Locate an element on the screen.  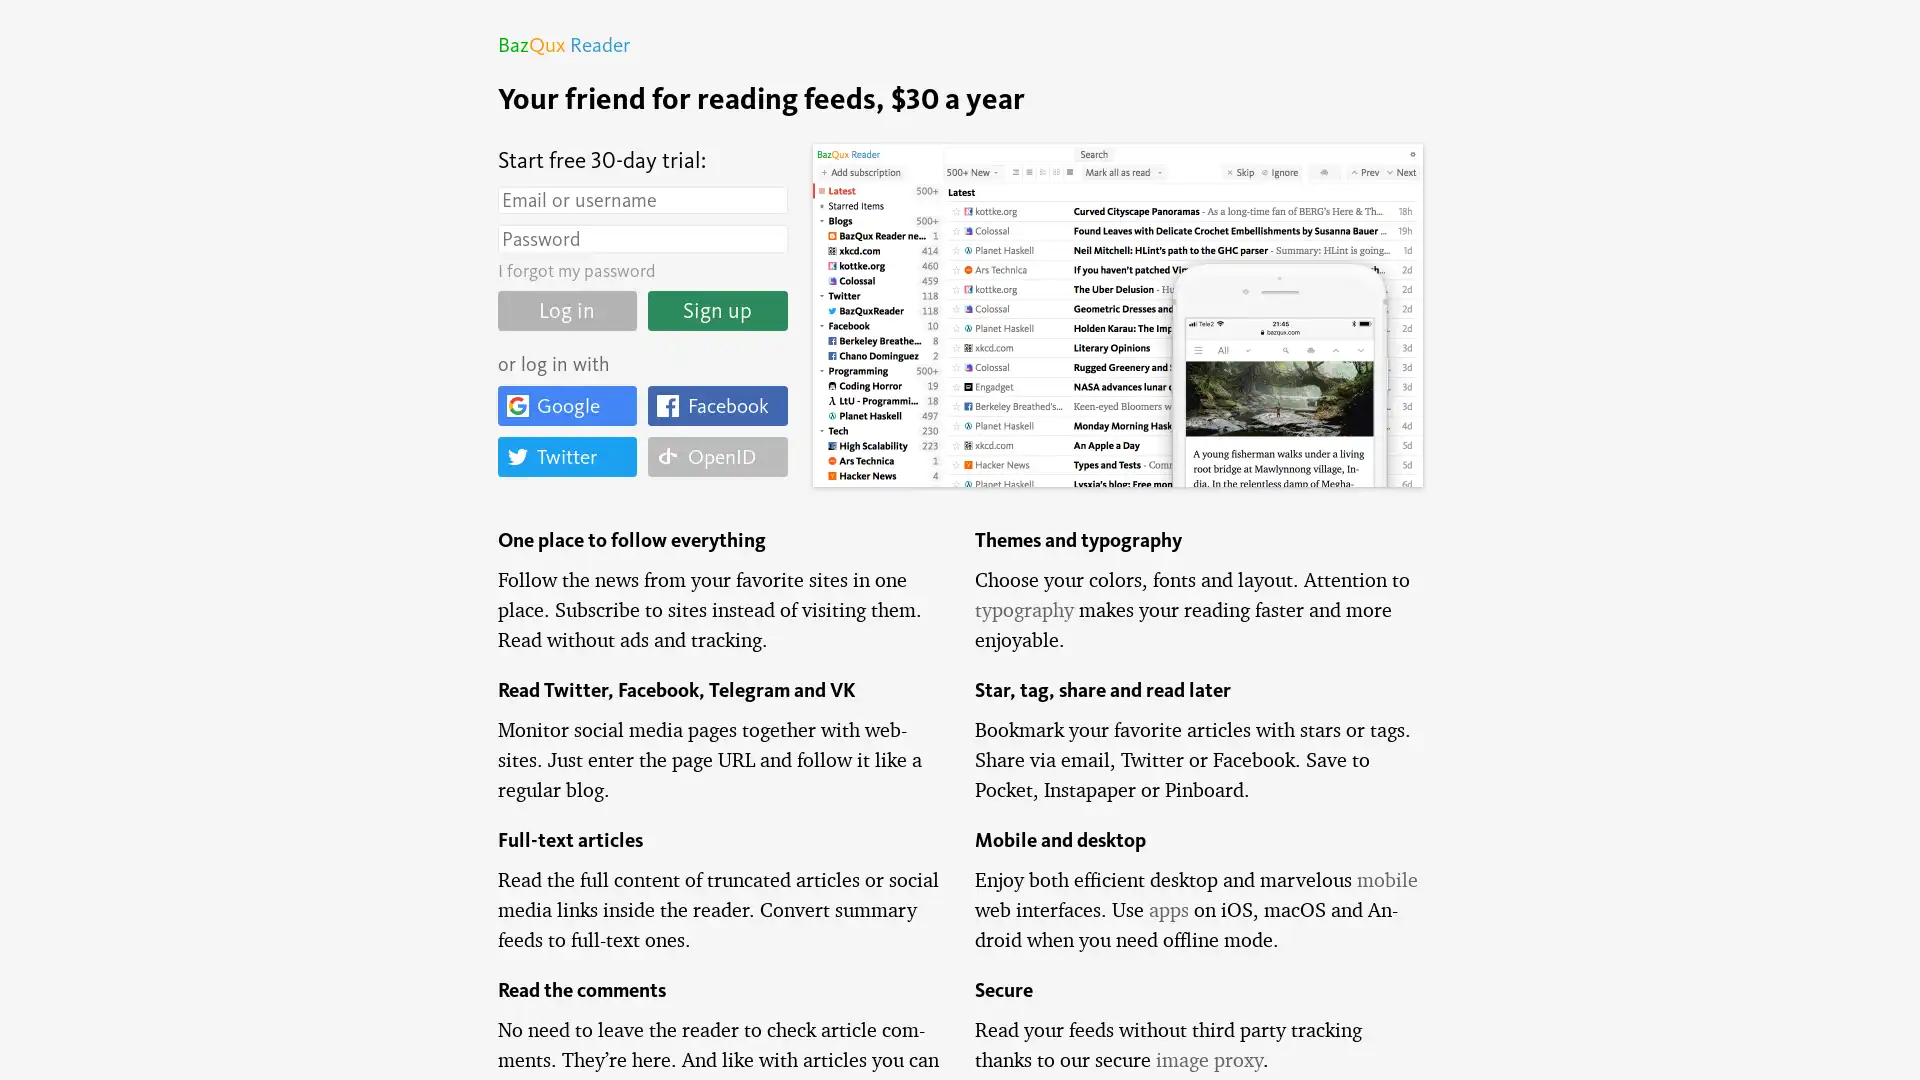
Log in is located at coordinates (565, 309).